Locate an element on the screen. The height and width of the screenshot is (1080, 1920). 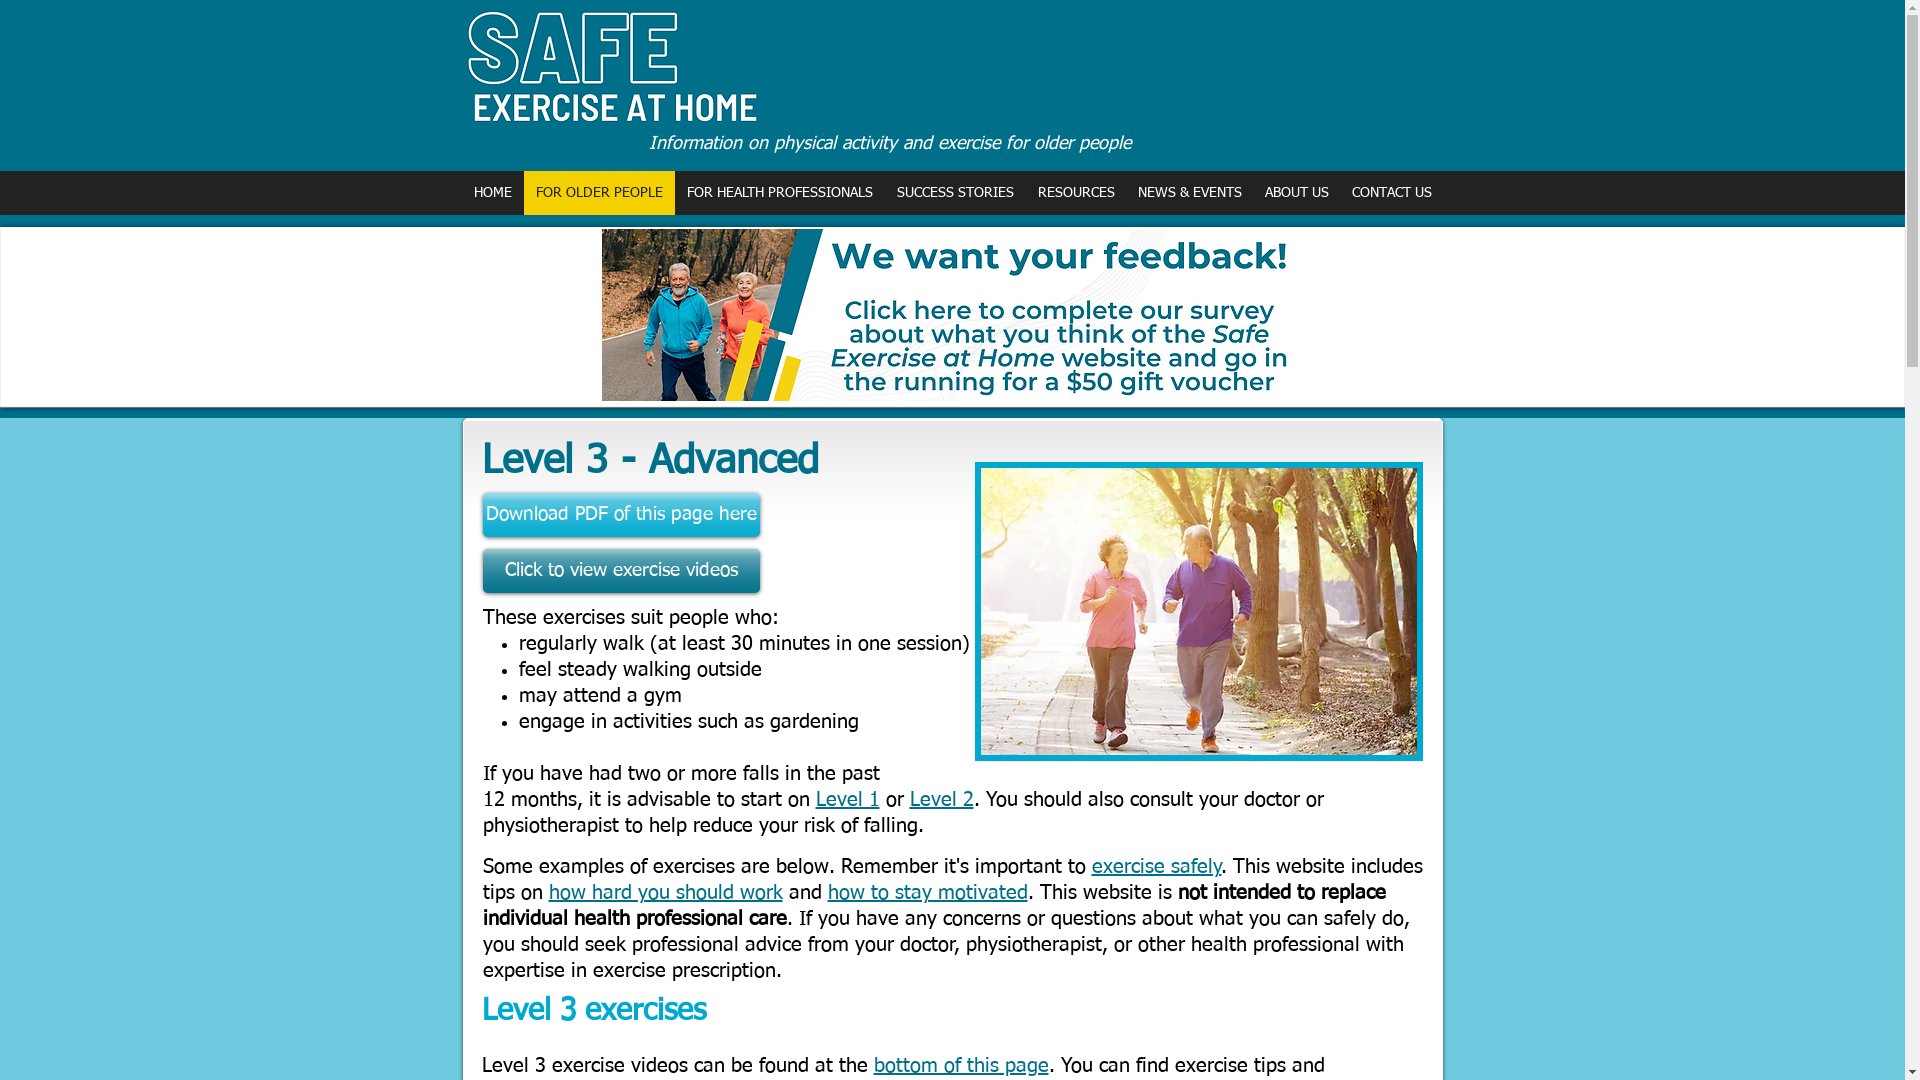
'ABOUT US' is located at coordinates (1295, 192).